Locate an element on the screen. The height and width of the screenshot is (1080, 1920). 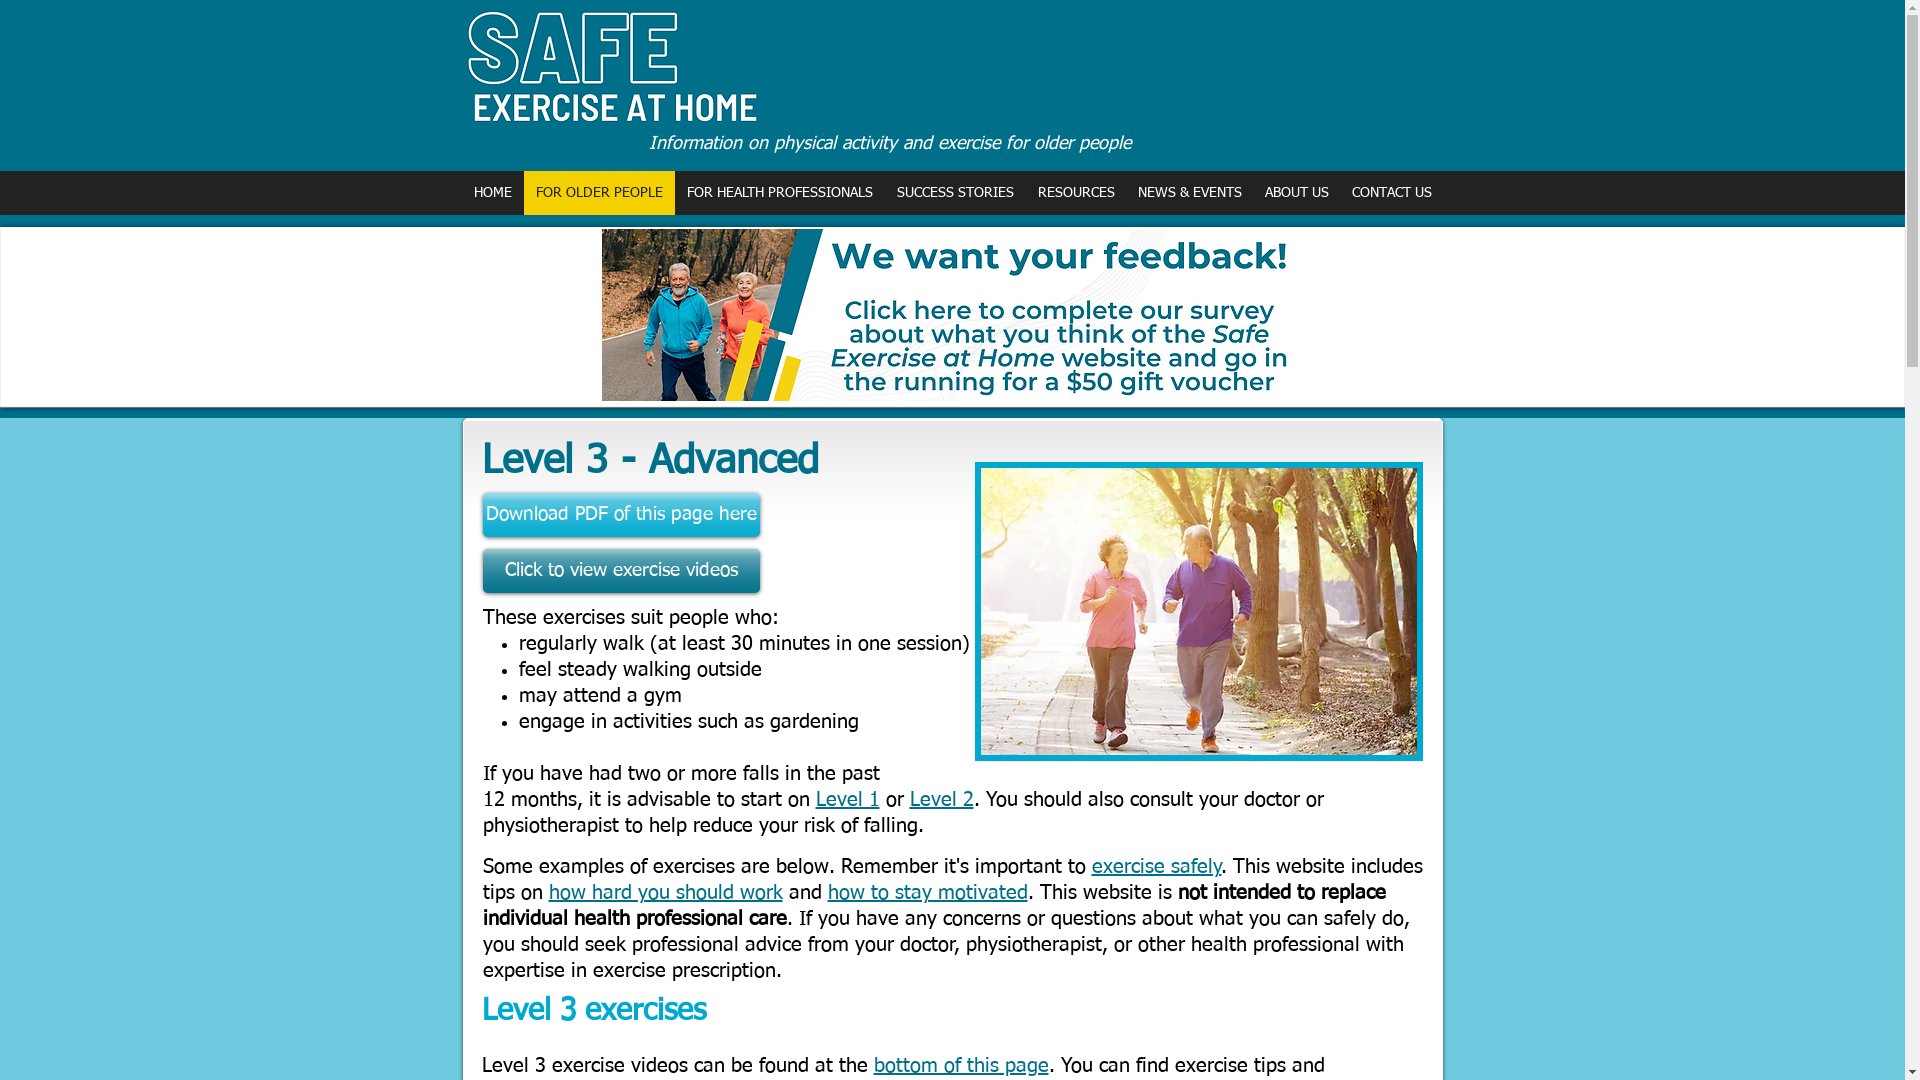
'ABOUT US' is located at coordinates (1295, 192).